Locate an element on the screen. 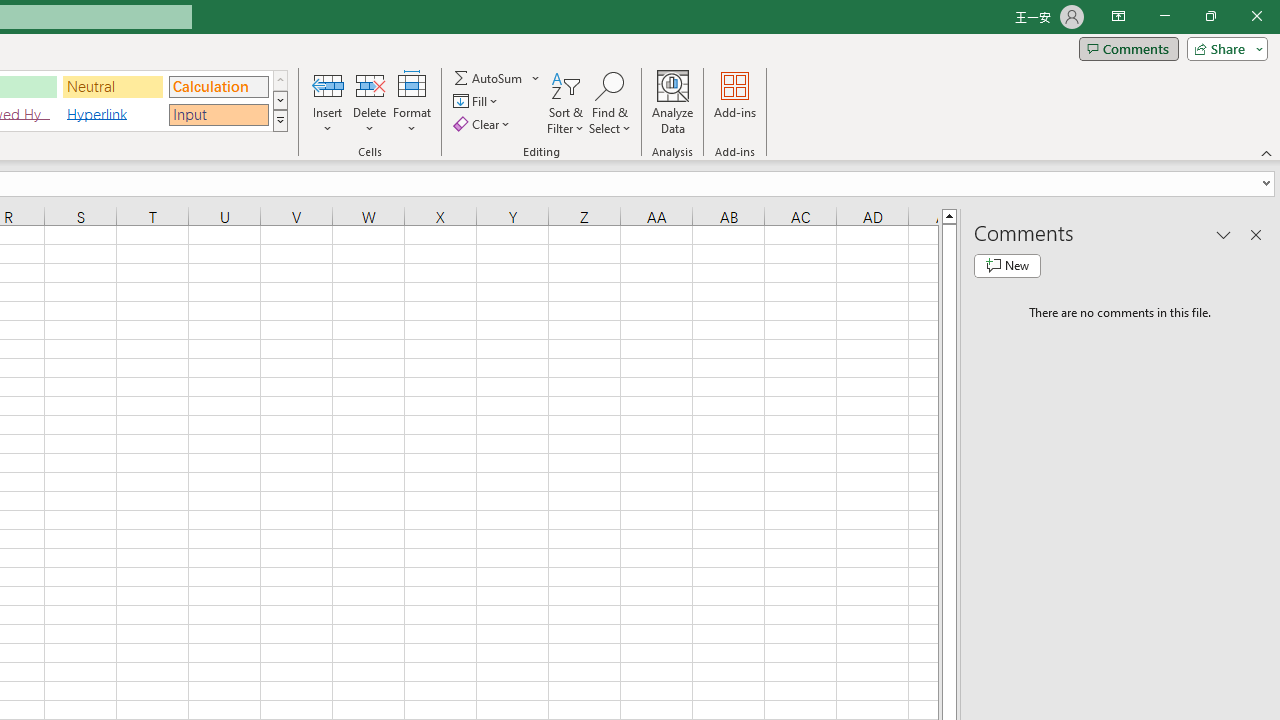 This screenshot has width=1280, height=720. 'Format' is located at coordinates (411, 103).